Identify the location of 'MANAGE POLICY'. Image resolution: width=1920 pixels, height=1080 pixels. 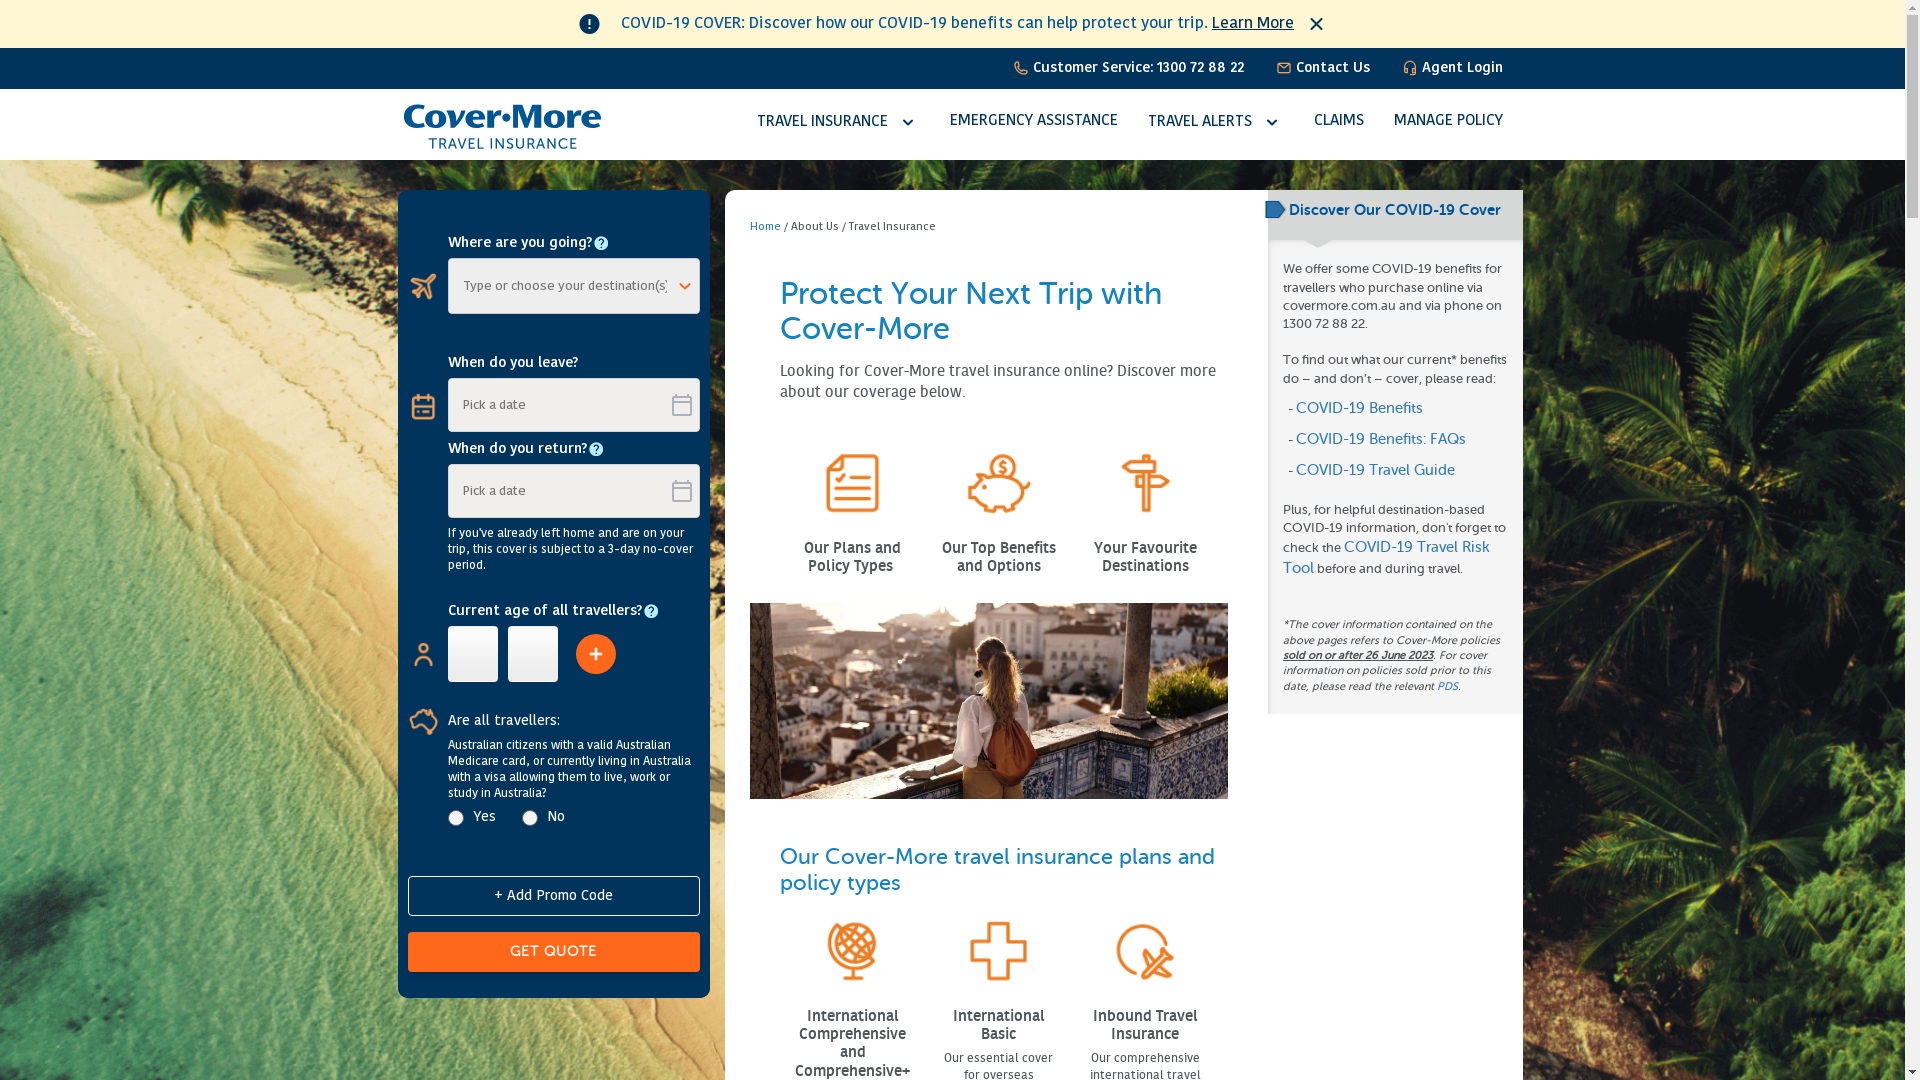
(1448, 121).